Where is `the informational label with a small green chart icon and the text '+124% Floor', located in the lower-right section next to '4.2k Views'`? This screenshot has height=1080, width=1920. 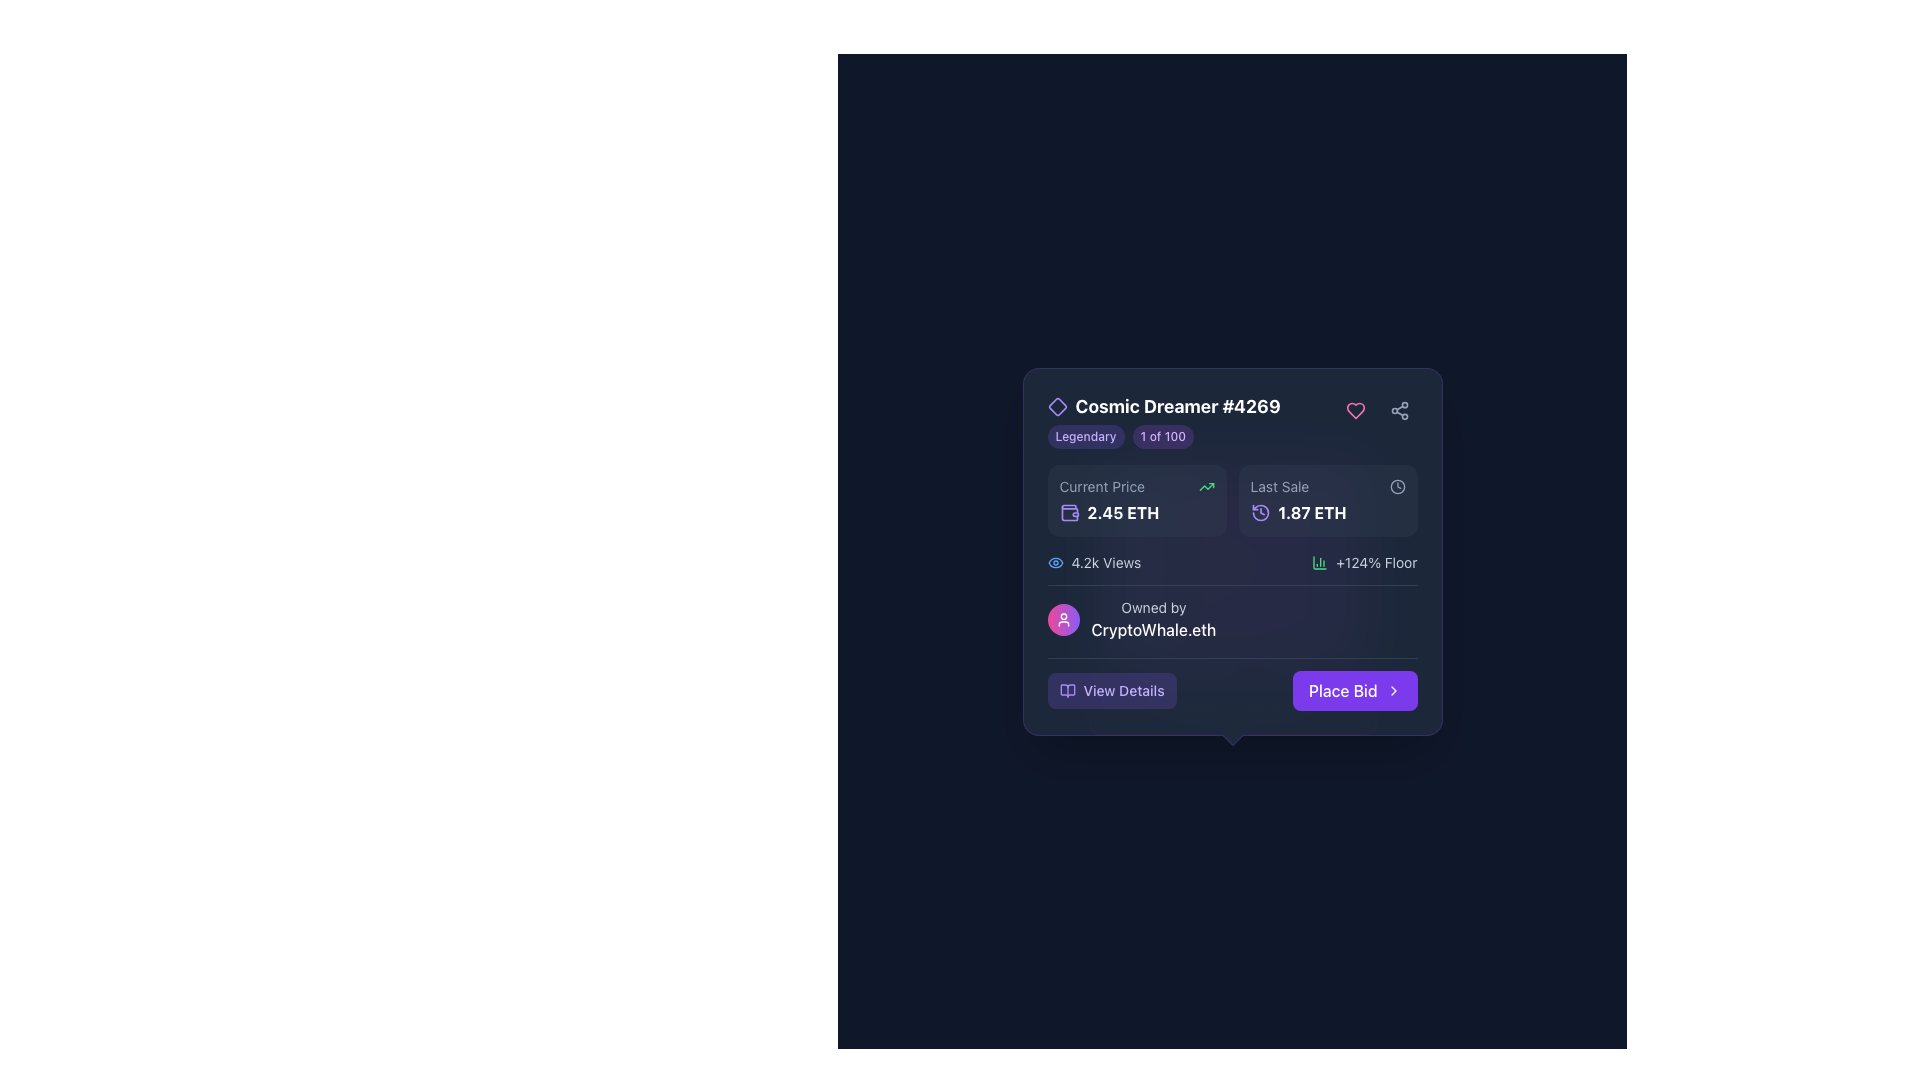
the informational label with a small green chart icon and the text '+124% Floor', located in the lower-right section next to '4.2k Views' is located at coordinates (1363, 563).